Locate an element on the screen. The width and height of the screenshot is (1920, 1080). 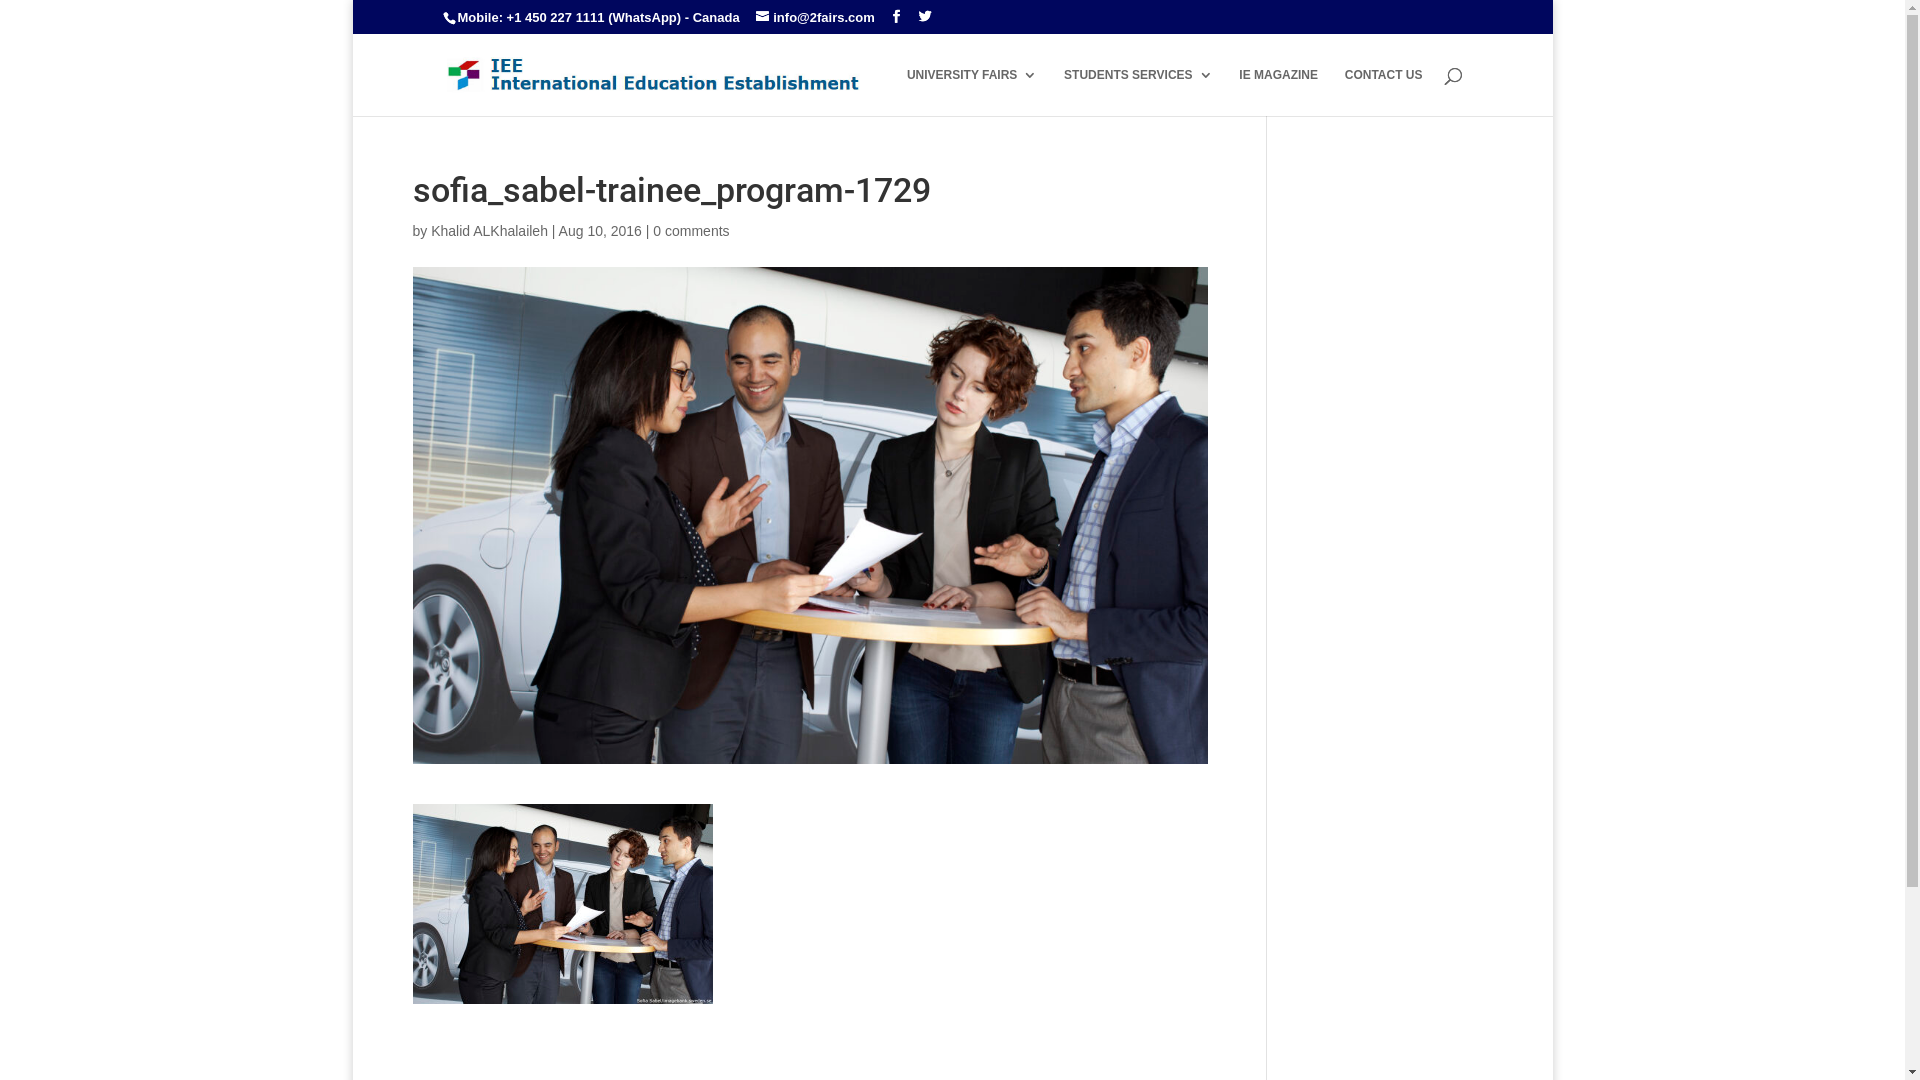
'0 comments' is located at coordinates (691, 230).